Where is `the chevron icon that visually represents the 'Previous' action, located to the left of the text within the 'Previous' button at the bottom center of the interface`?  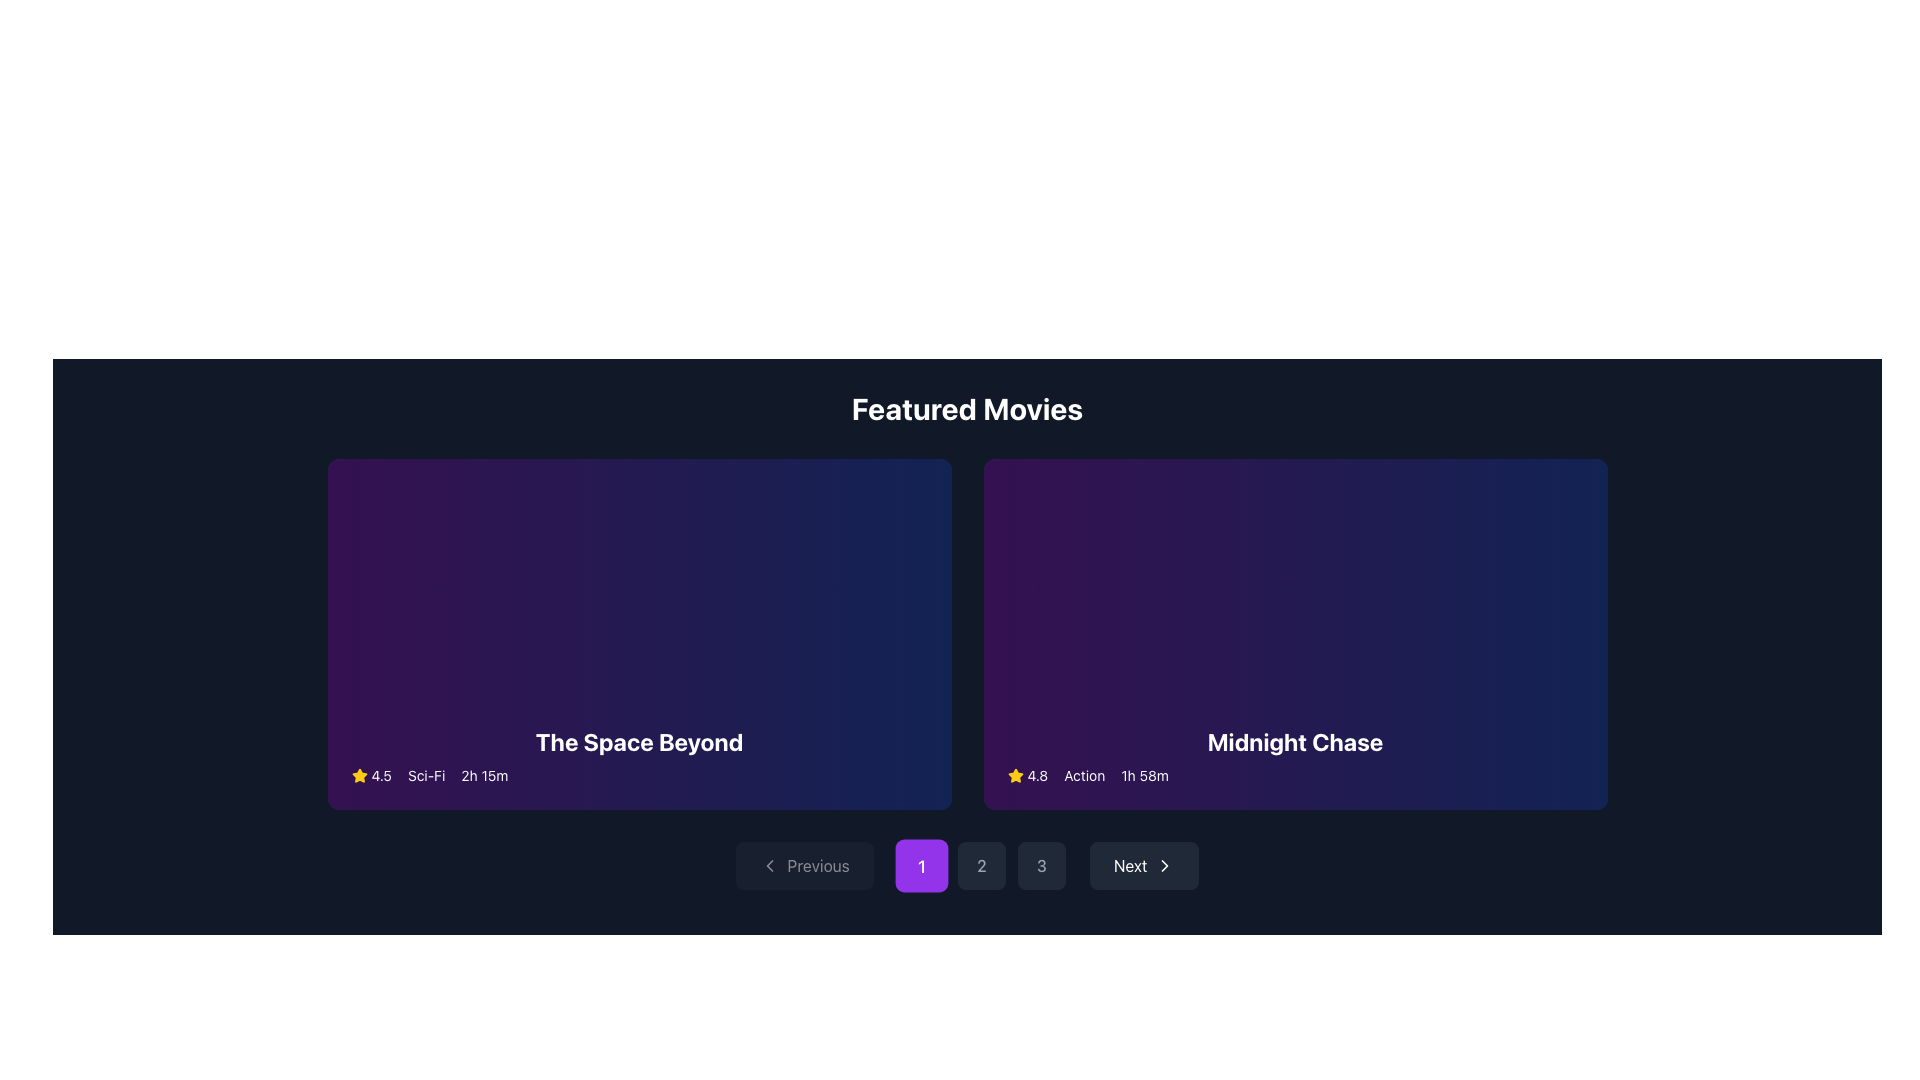
the chevron icon that visually represents the 'Previous' action, located to the left of the text within the 'Previous' button at the bottom center of the interface is located at coordinates (768, 865).